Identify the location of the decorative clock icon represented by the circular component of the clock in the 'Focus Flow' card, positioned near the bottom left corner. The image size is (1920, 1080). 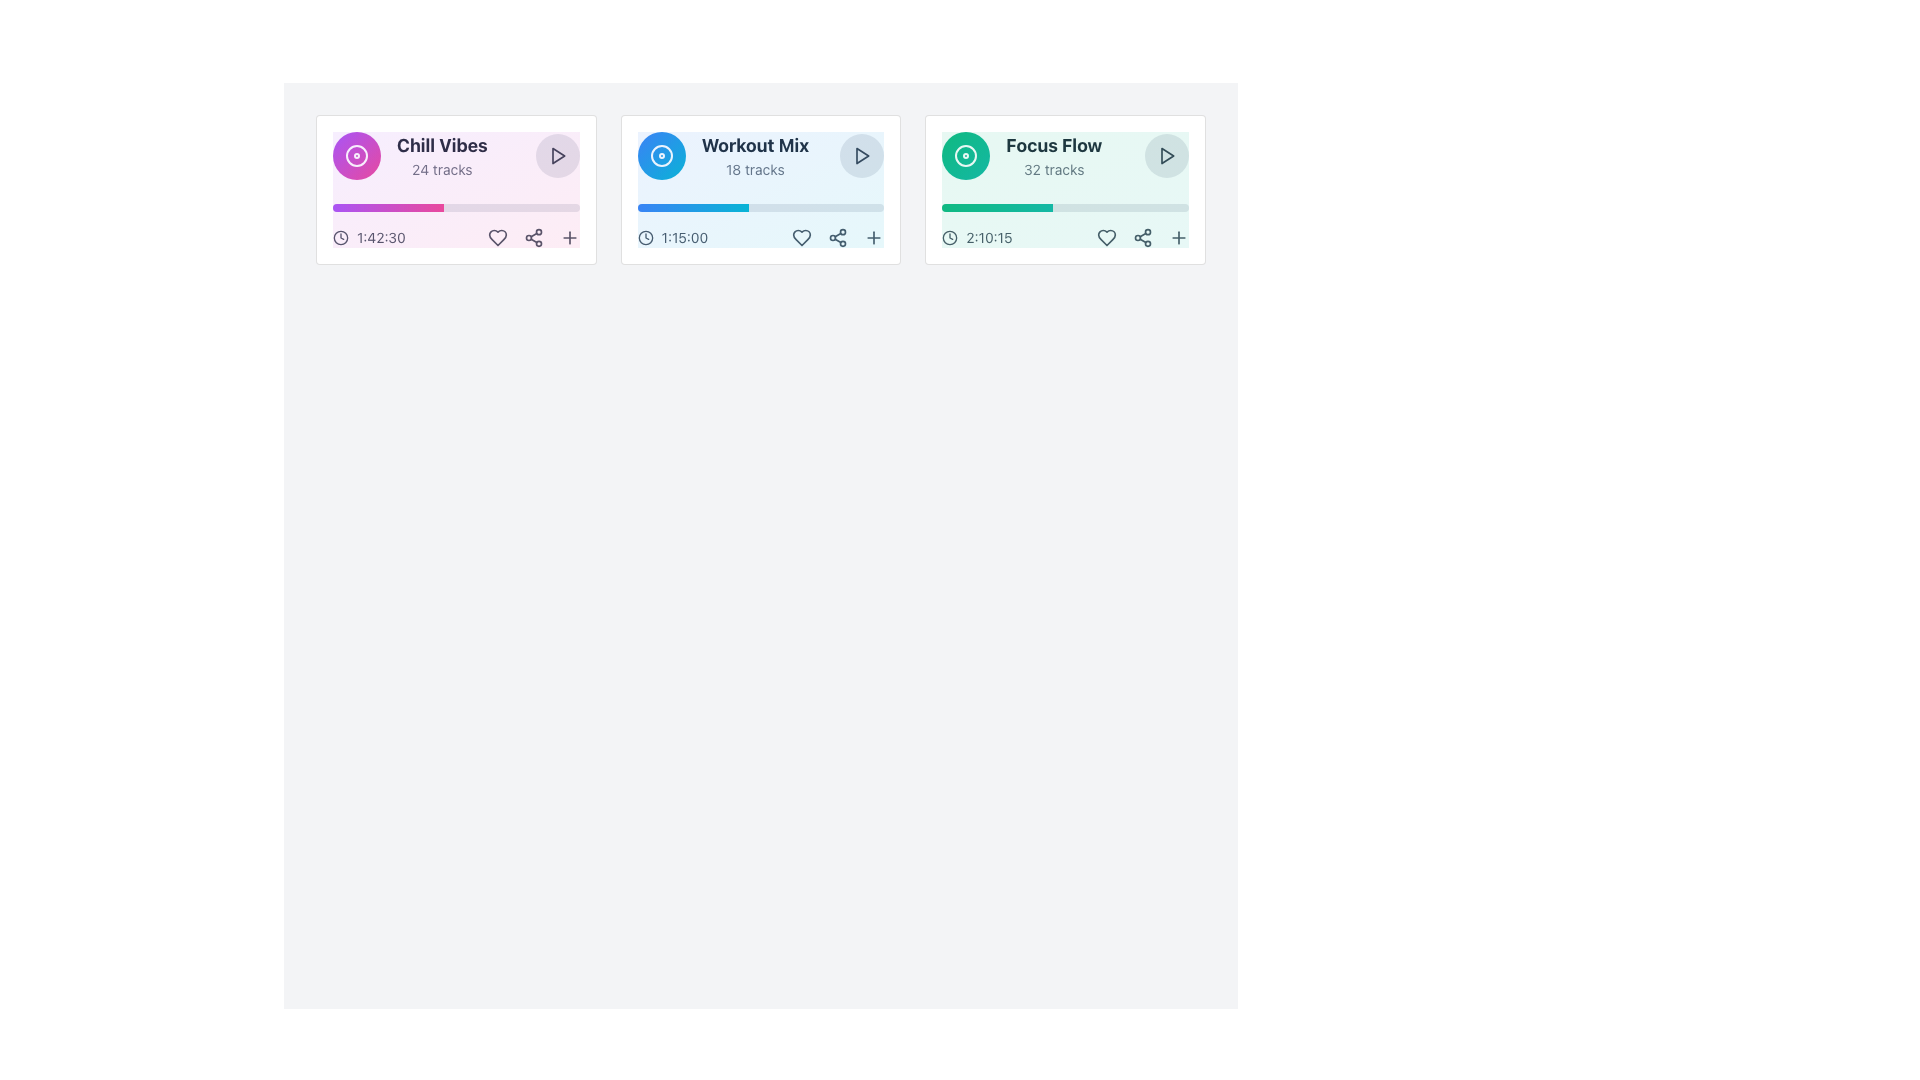
(949, 237).